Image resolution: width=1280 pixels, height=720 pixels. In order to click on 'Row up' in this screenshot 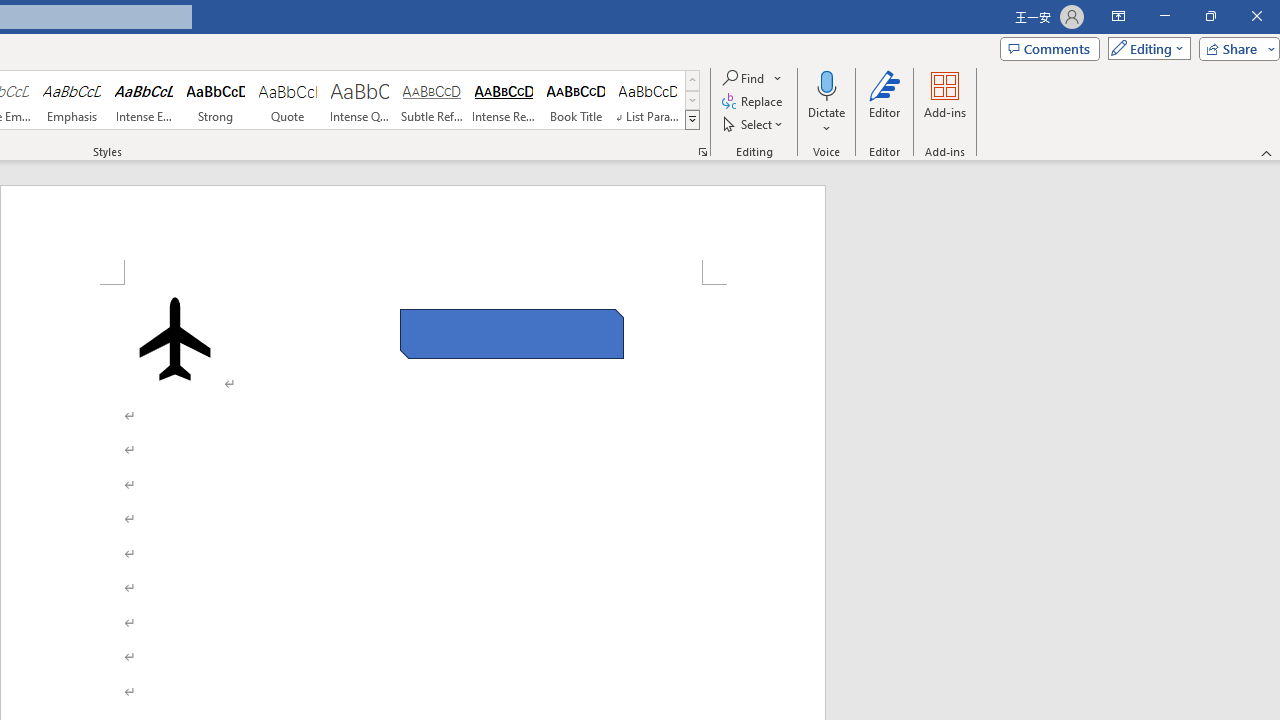, I will do `click(692, 79)`.